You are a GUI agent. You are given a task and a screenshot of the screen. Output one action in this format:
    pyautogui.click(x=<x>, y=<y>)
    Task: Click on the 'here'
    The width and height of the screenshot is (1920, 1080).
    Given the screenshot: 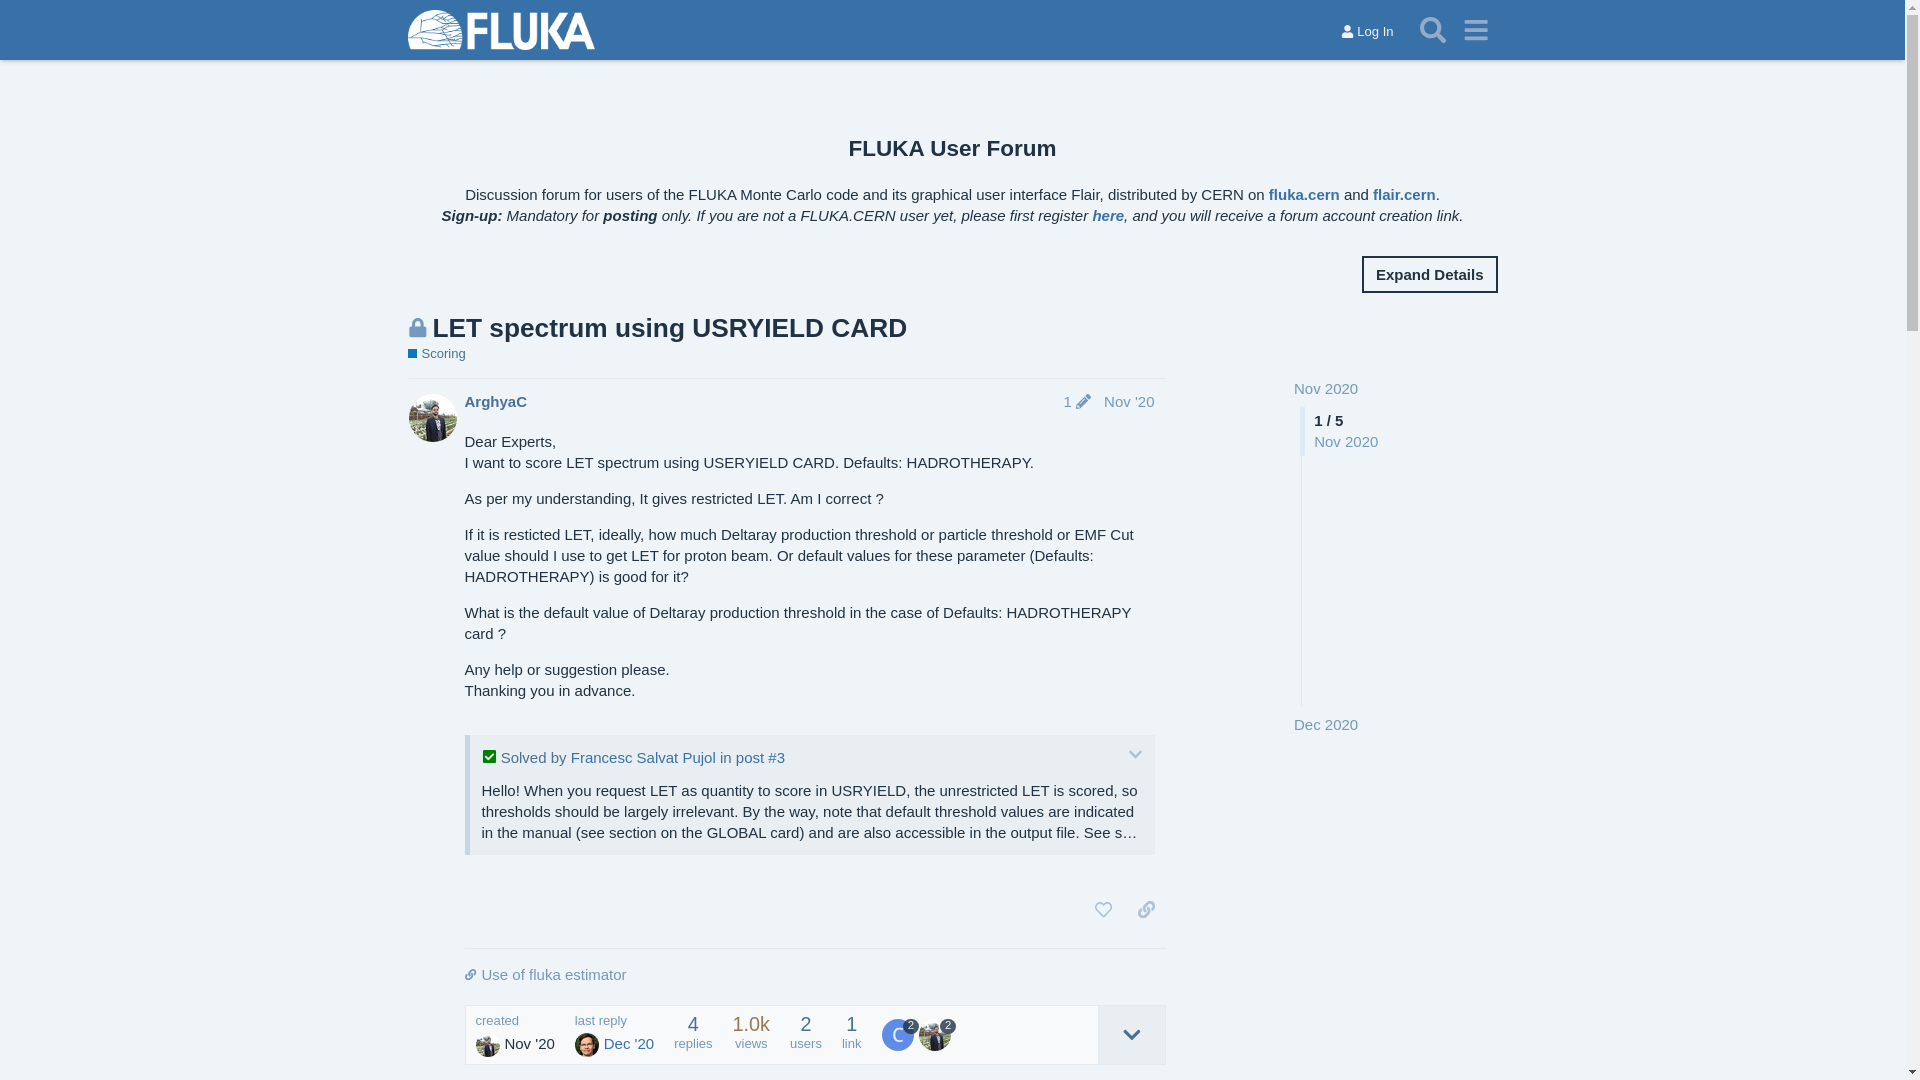 What is the action you would take?
    pyautogui.click(x=1107, y=215)
    